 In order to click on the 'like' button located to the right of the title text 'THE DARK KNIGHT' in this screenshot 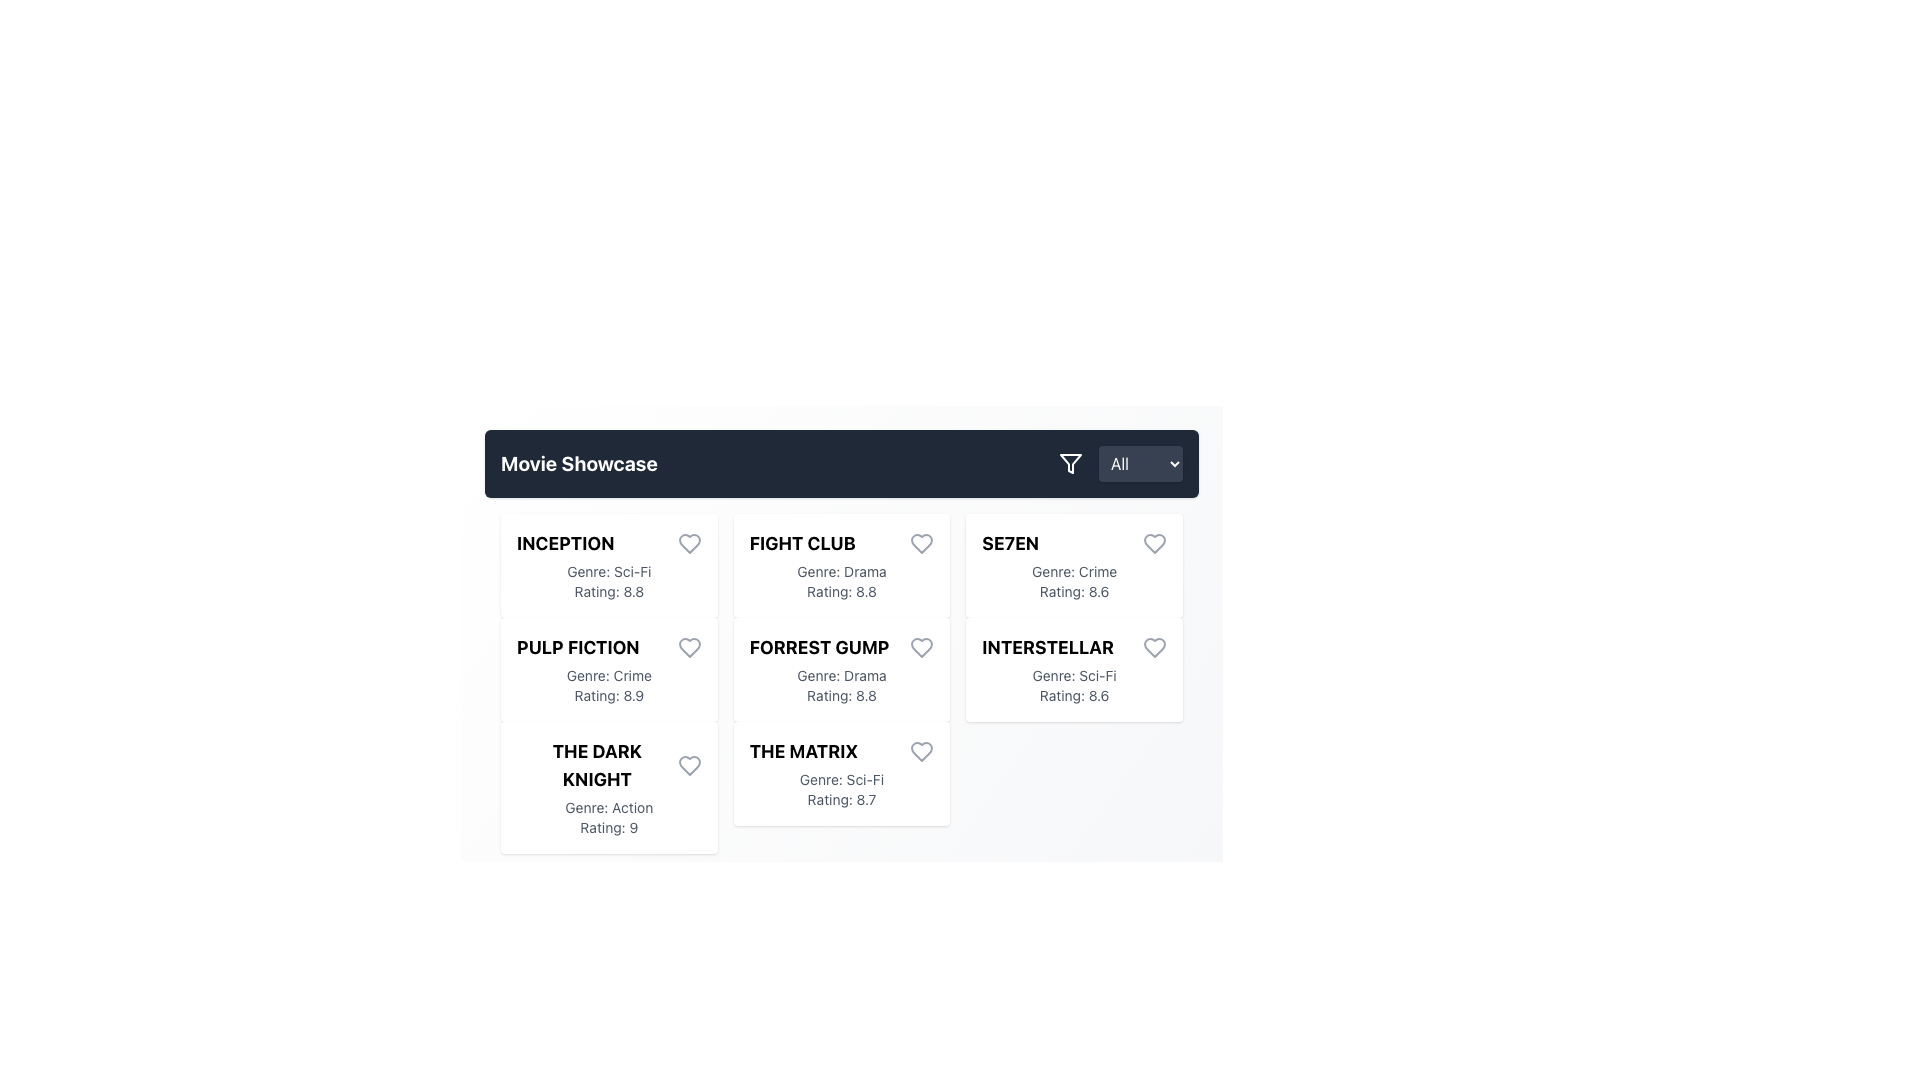, I will do `click(689, 765)`.